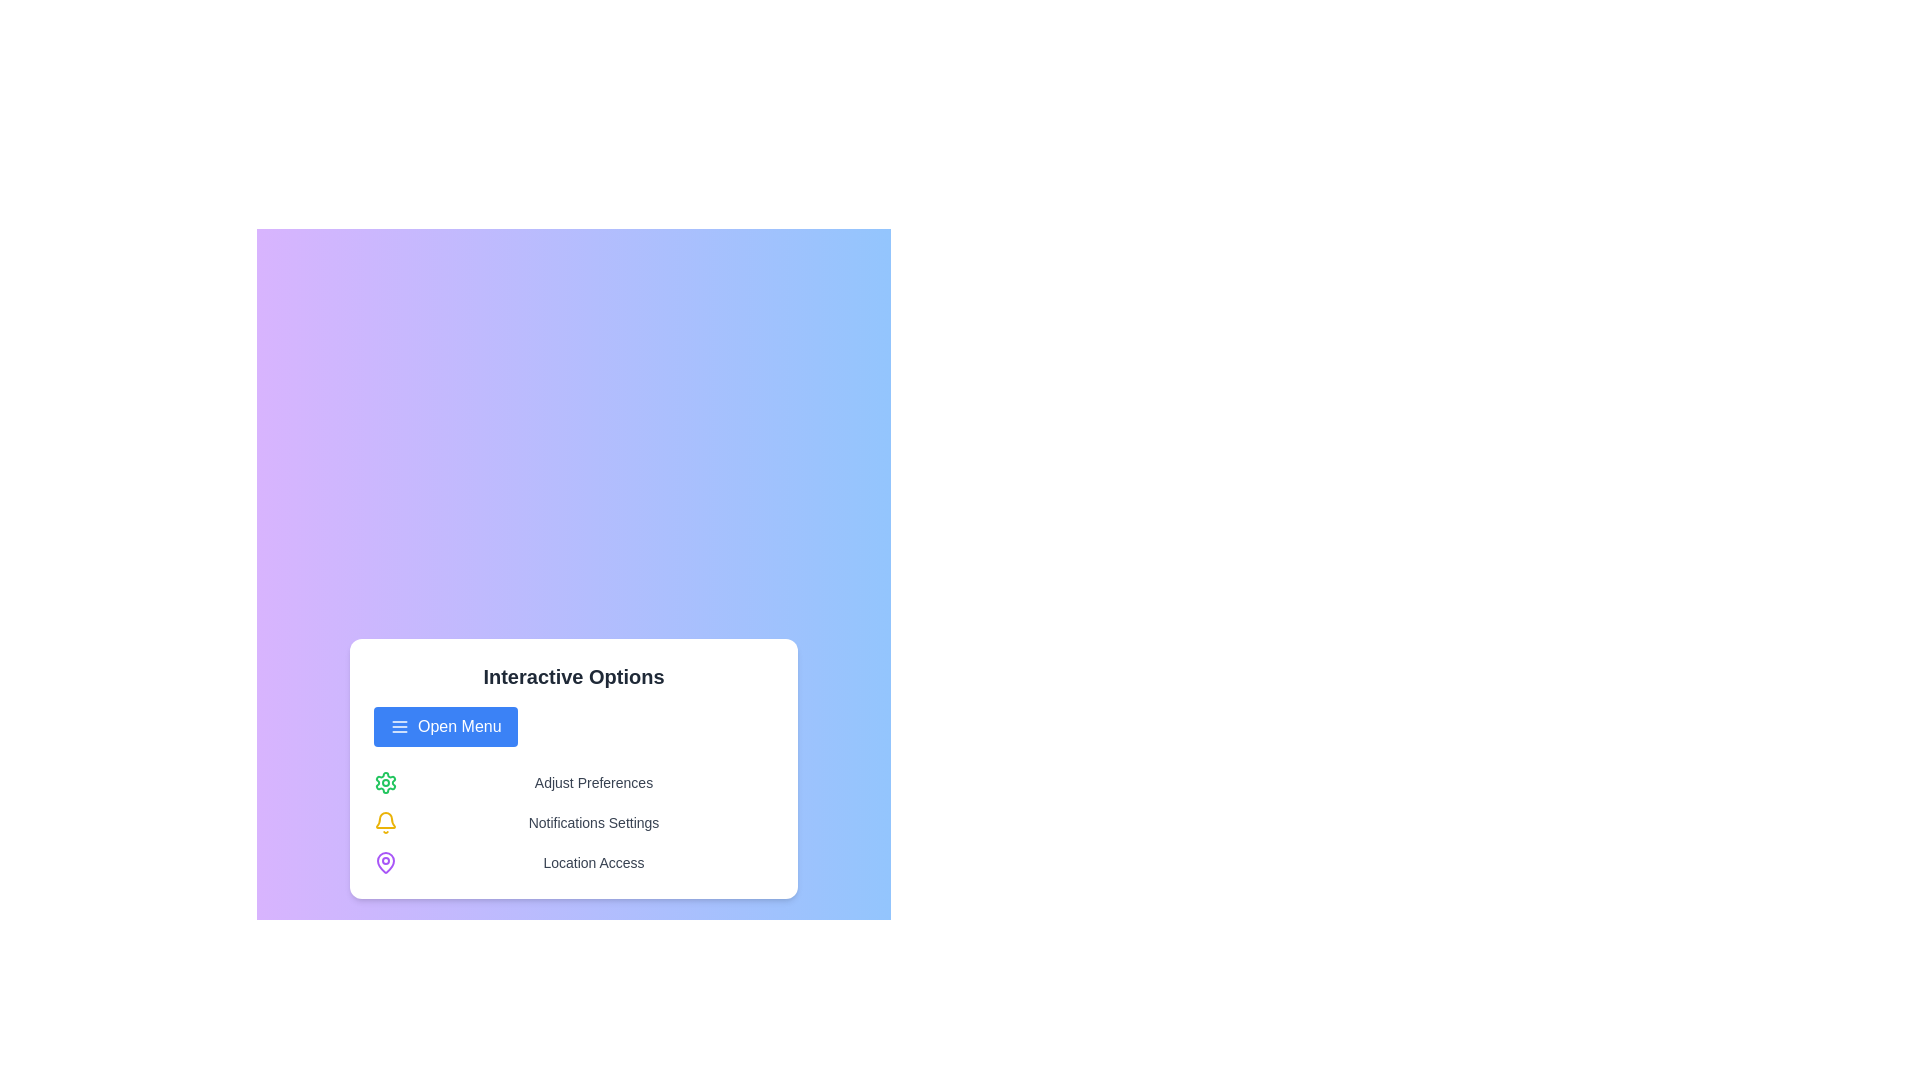 The height and width of the screenshot is (1080, 1920). Describe the element at coordinates (573, 822) in the screenshot. I see `the selectable option for accessing or modifying notification settings` at that location.